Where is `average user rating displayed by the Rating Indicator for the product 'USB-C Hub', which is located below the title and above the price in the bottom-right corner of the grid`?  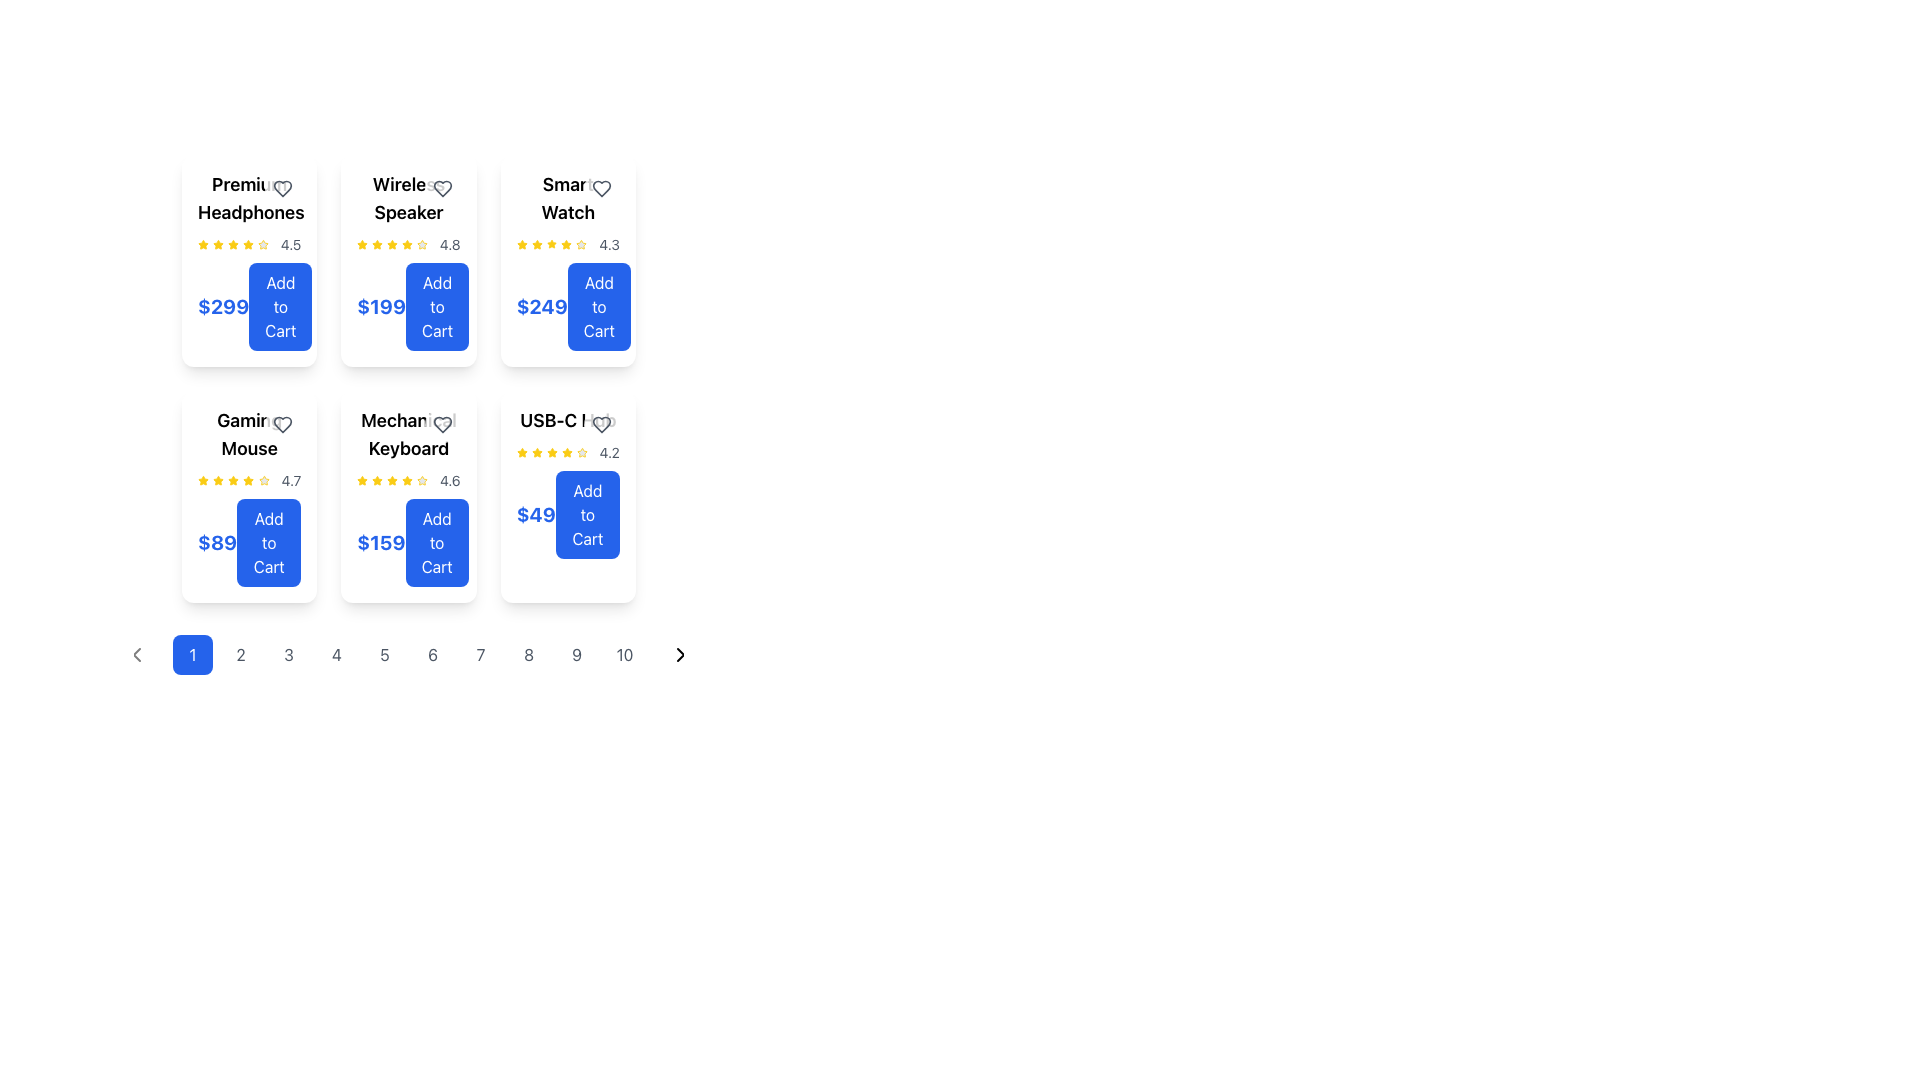 average user rating displayed by the Rating Indicator for the product 'USB-C Hub', which is located below the title and above the price in the bottom-right corner of the grid is located at coordinates (567, 452).